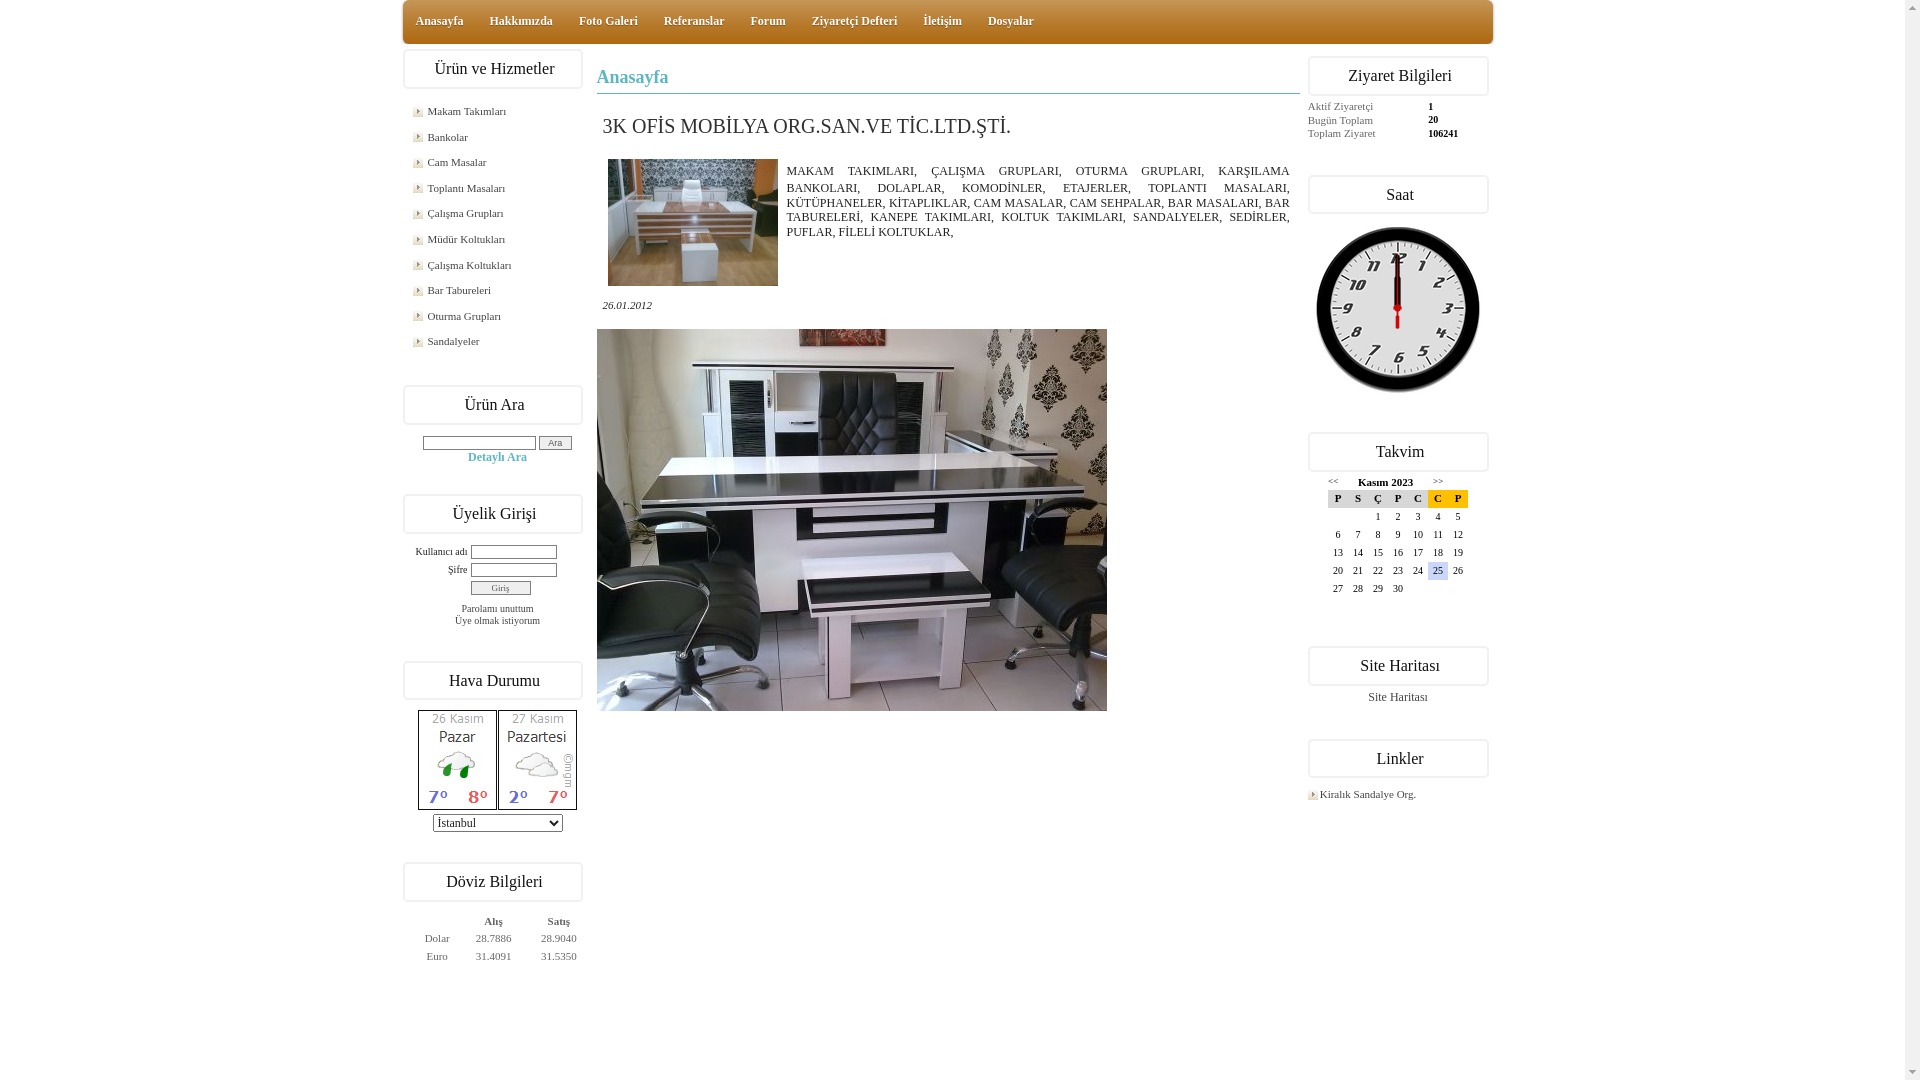  Describe the element at coordinates (555, 442) in the screenshot. I see `' Ara '` at that location.